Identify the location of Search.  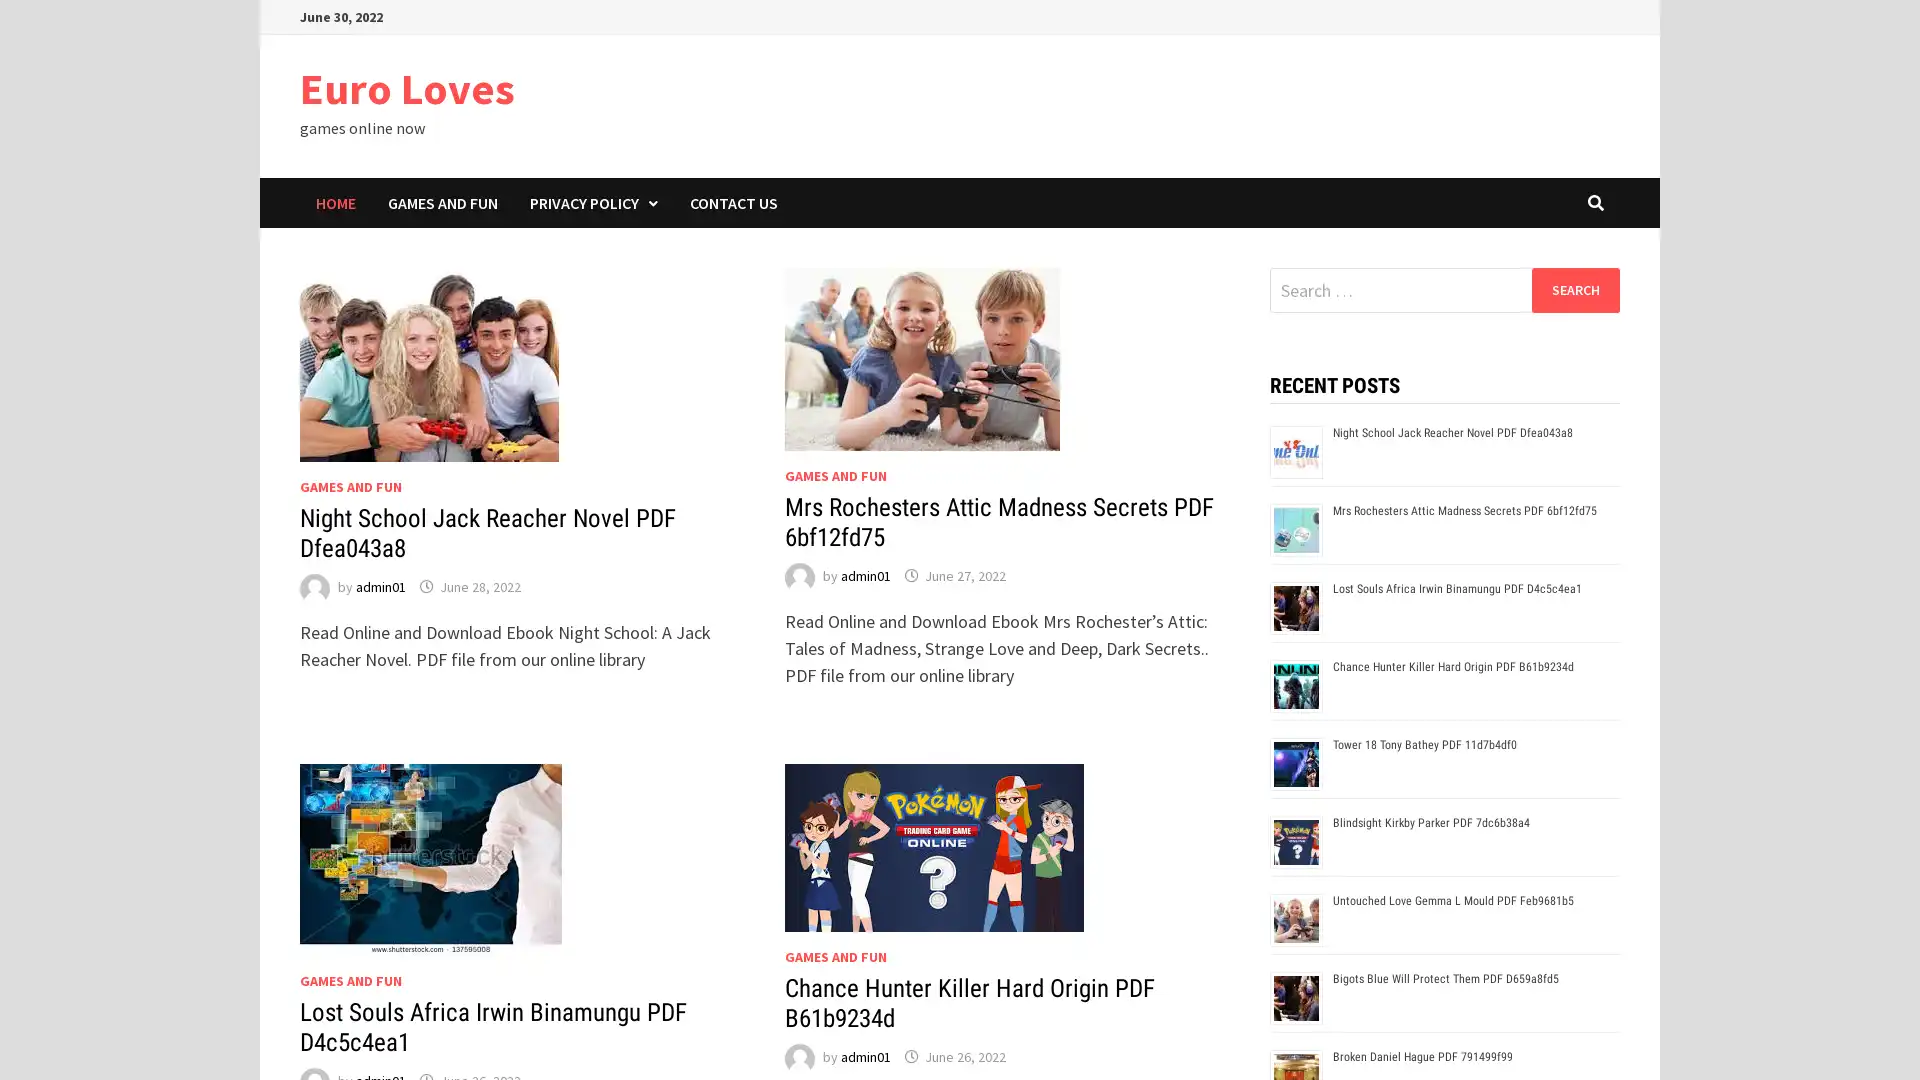
(1574, 289).